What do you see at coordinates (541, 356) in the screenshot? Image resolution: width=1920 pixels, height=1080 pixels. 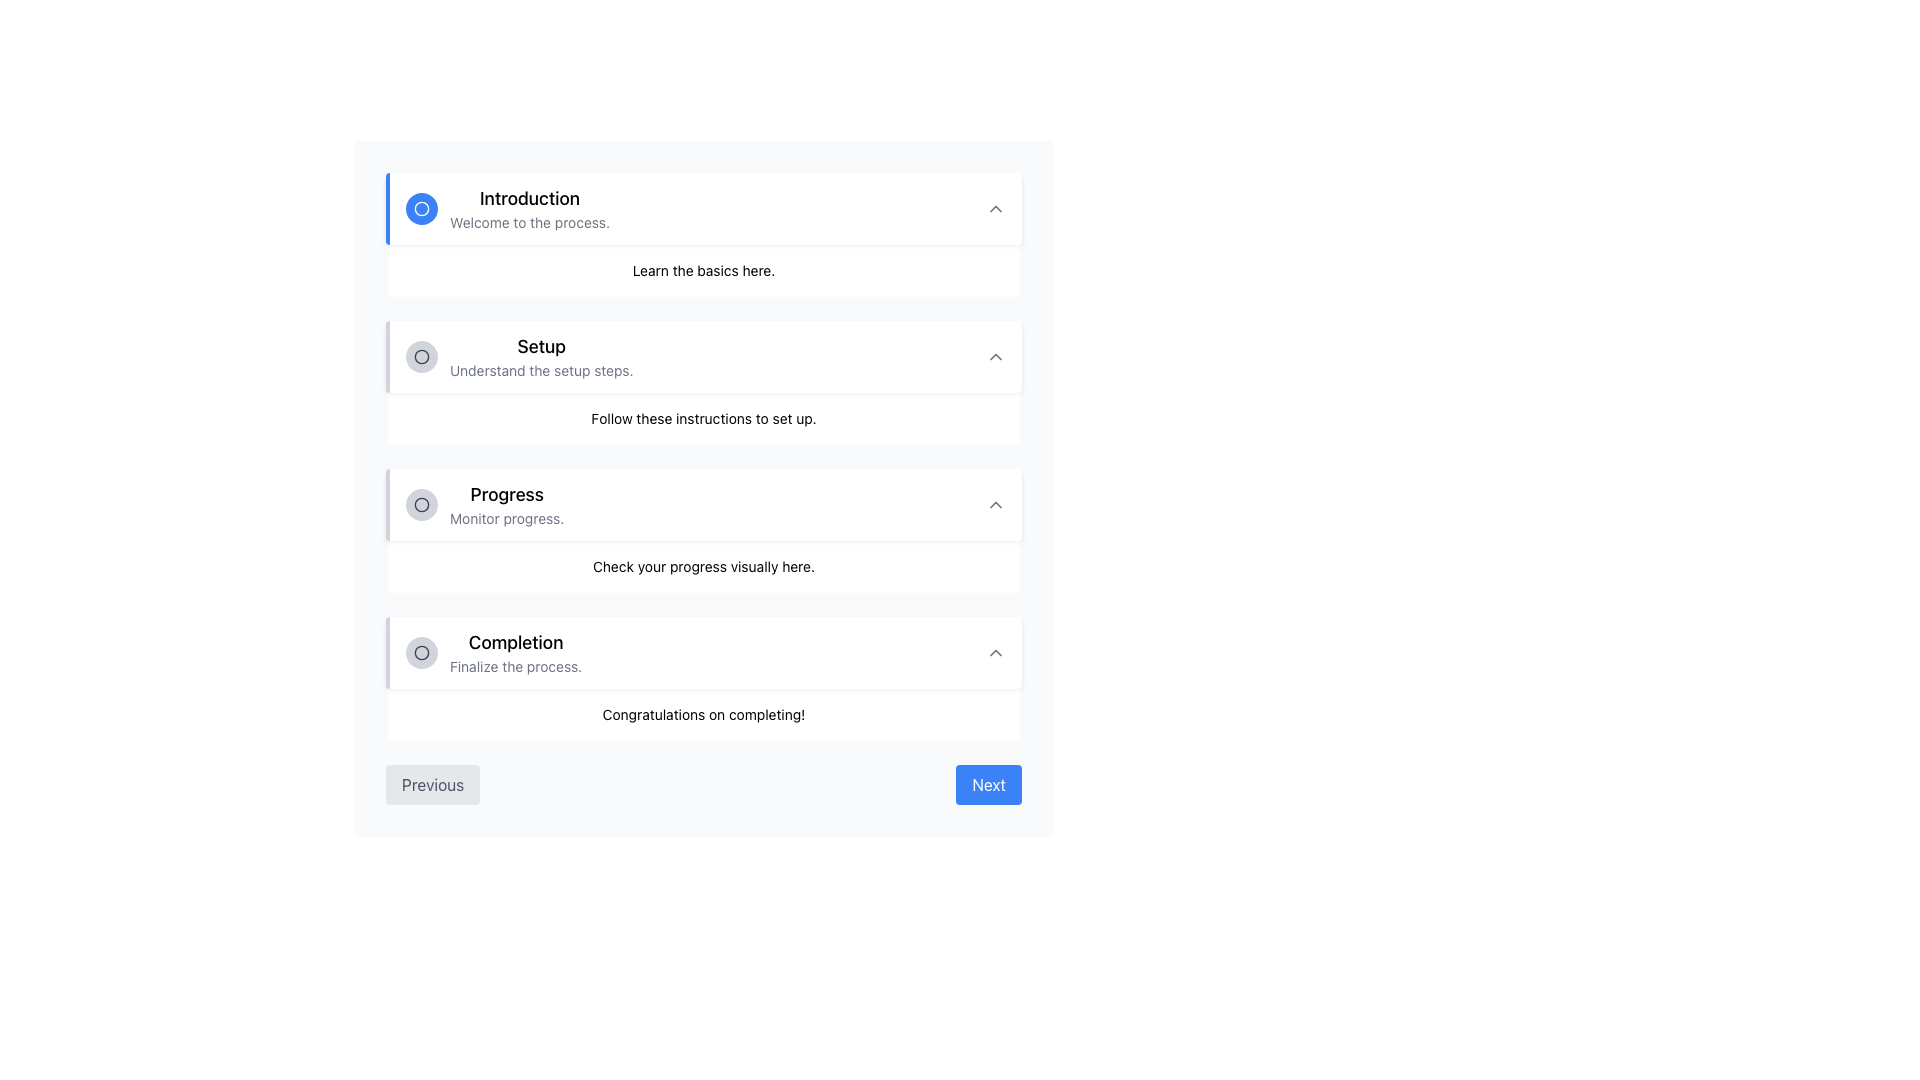 I see `description of the 'Setup' step located in the second row of the vertical list, positioned between 'Introduction' and 'Progress'` at bounding box center [541, 356].